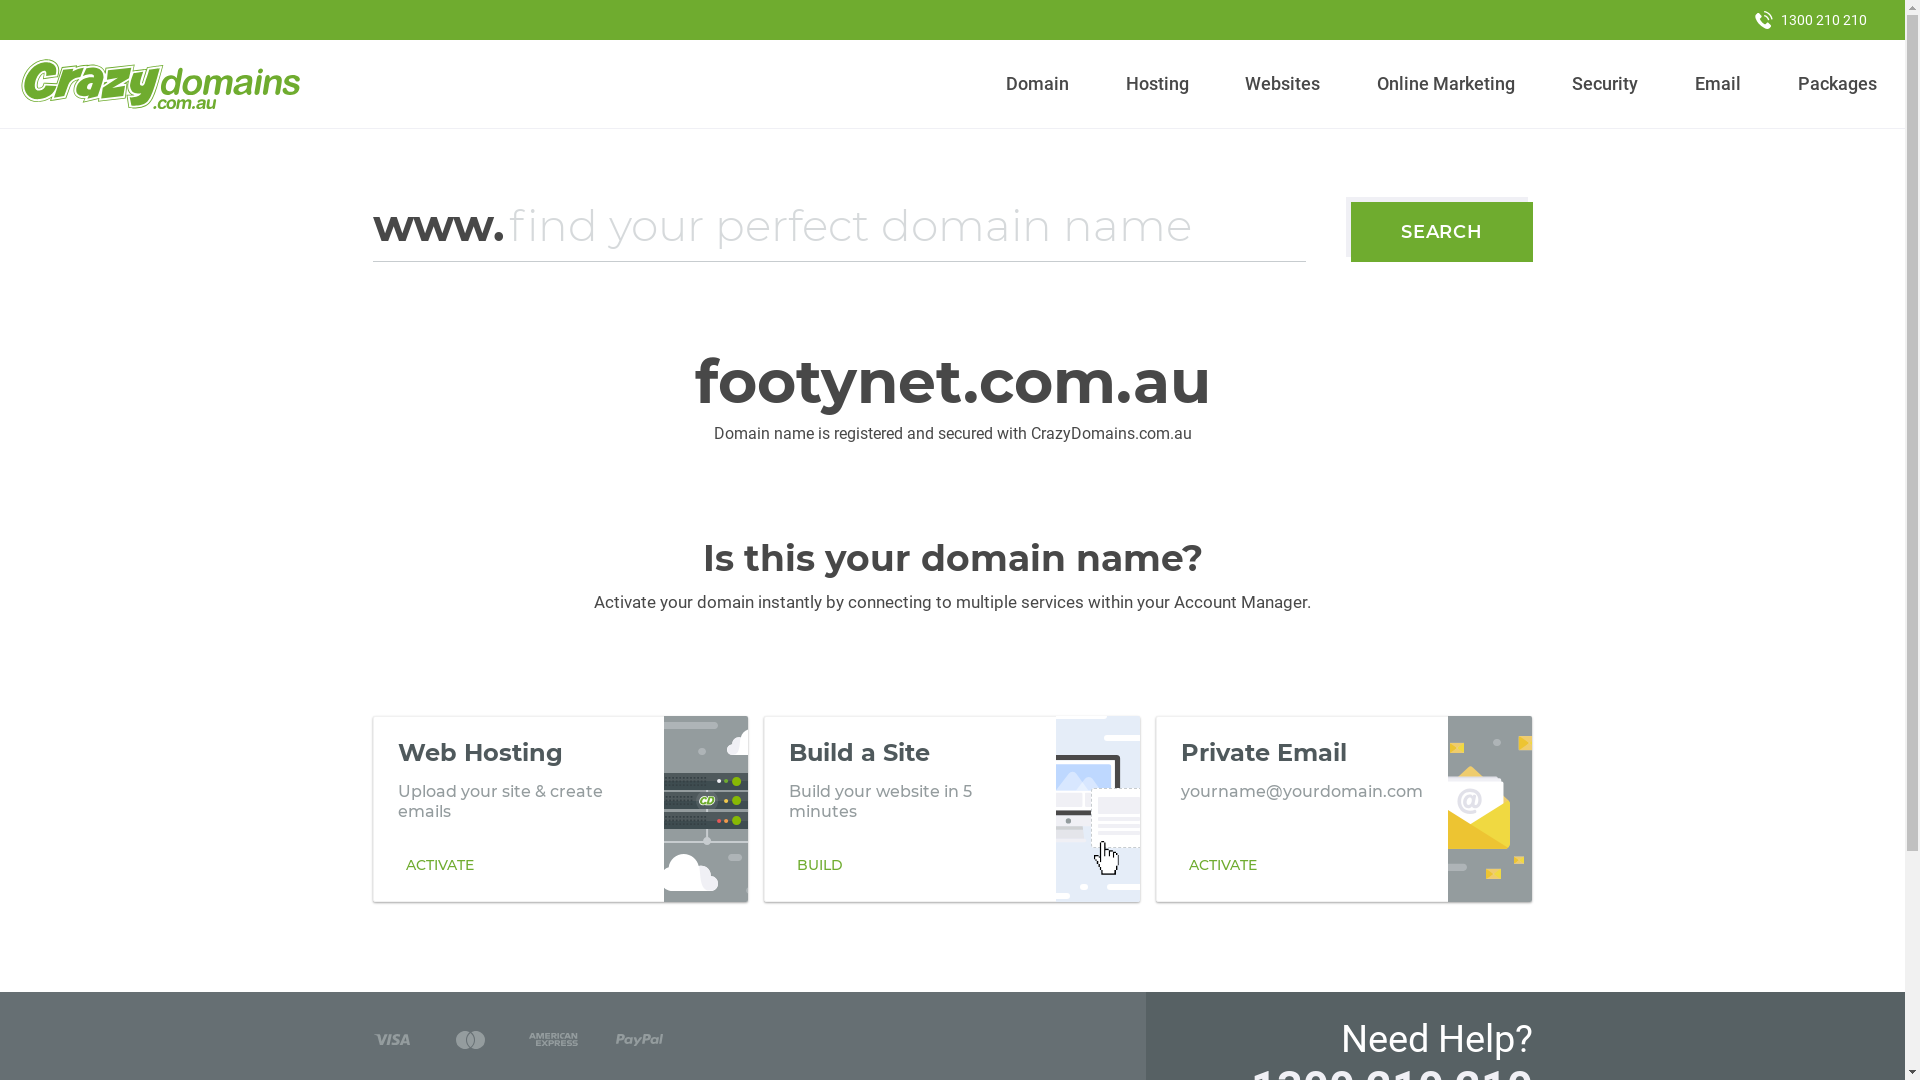 The image size is (1920, 1080). What do you see at coordinates (560, 808) in the screenshot?
I see `'Web Hosting` at bounding box center [560, 808].